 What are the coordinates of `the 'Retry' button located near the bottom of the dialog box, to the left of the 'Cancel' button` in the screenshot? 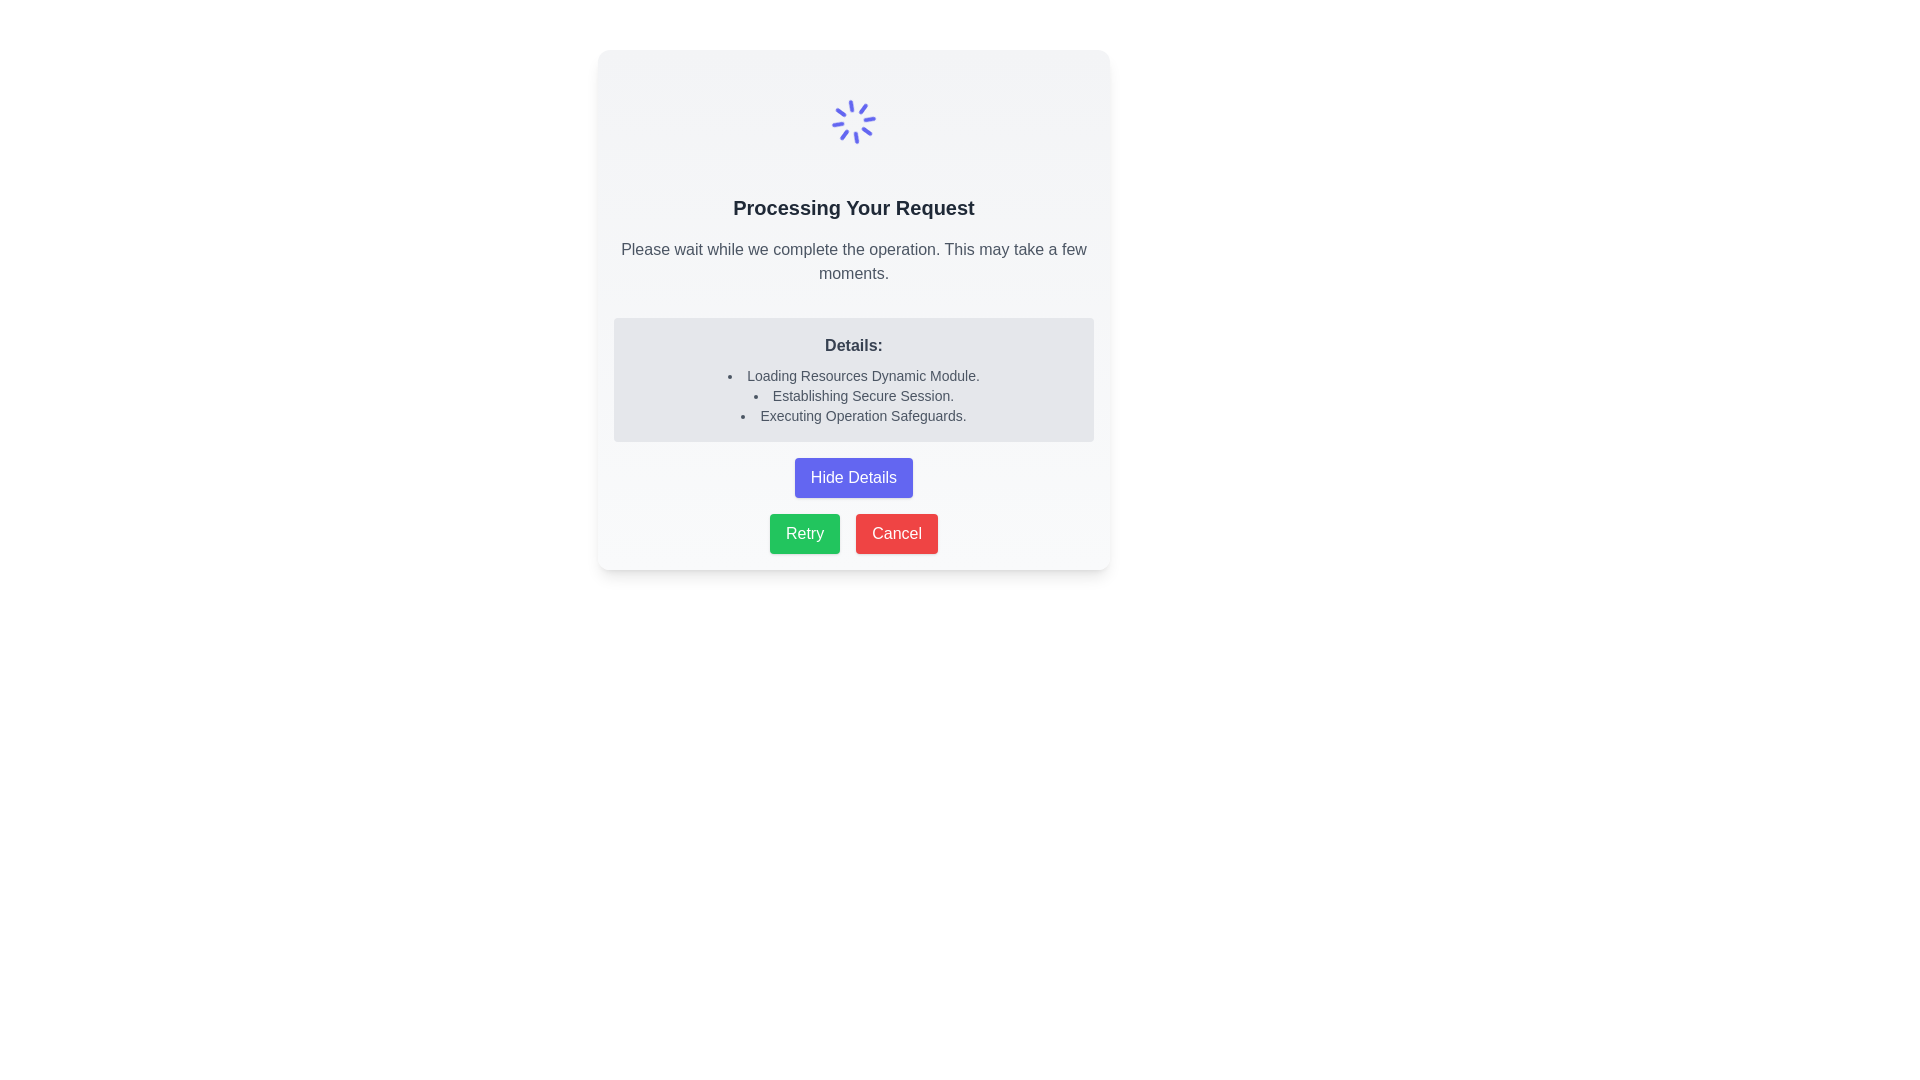 It's located at (805, 532).